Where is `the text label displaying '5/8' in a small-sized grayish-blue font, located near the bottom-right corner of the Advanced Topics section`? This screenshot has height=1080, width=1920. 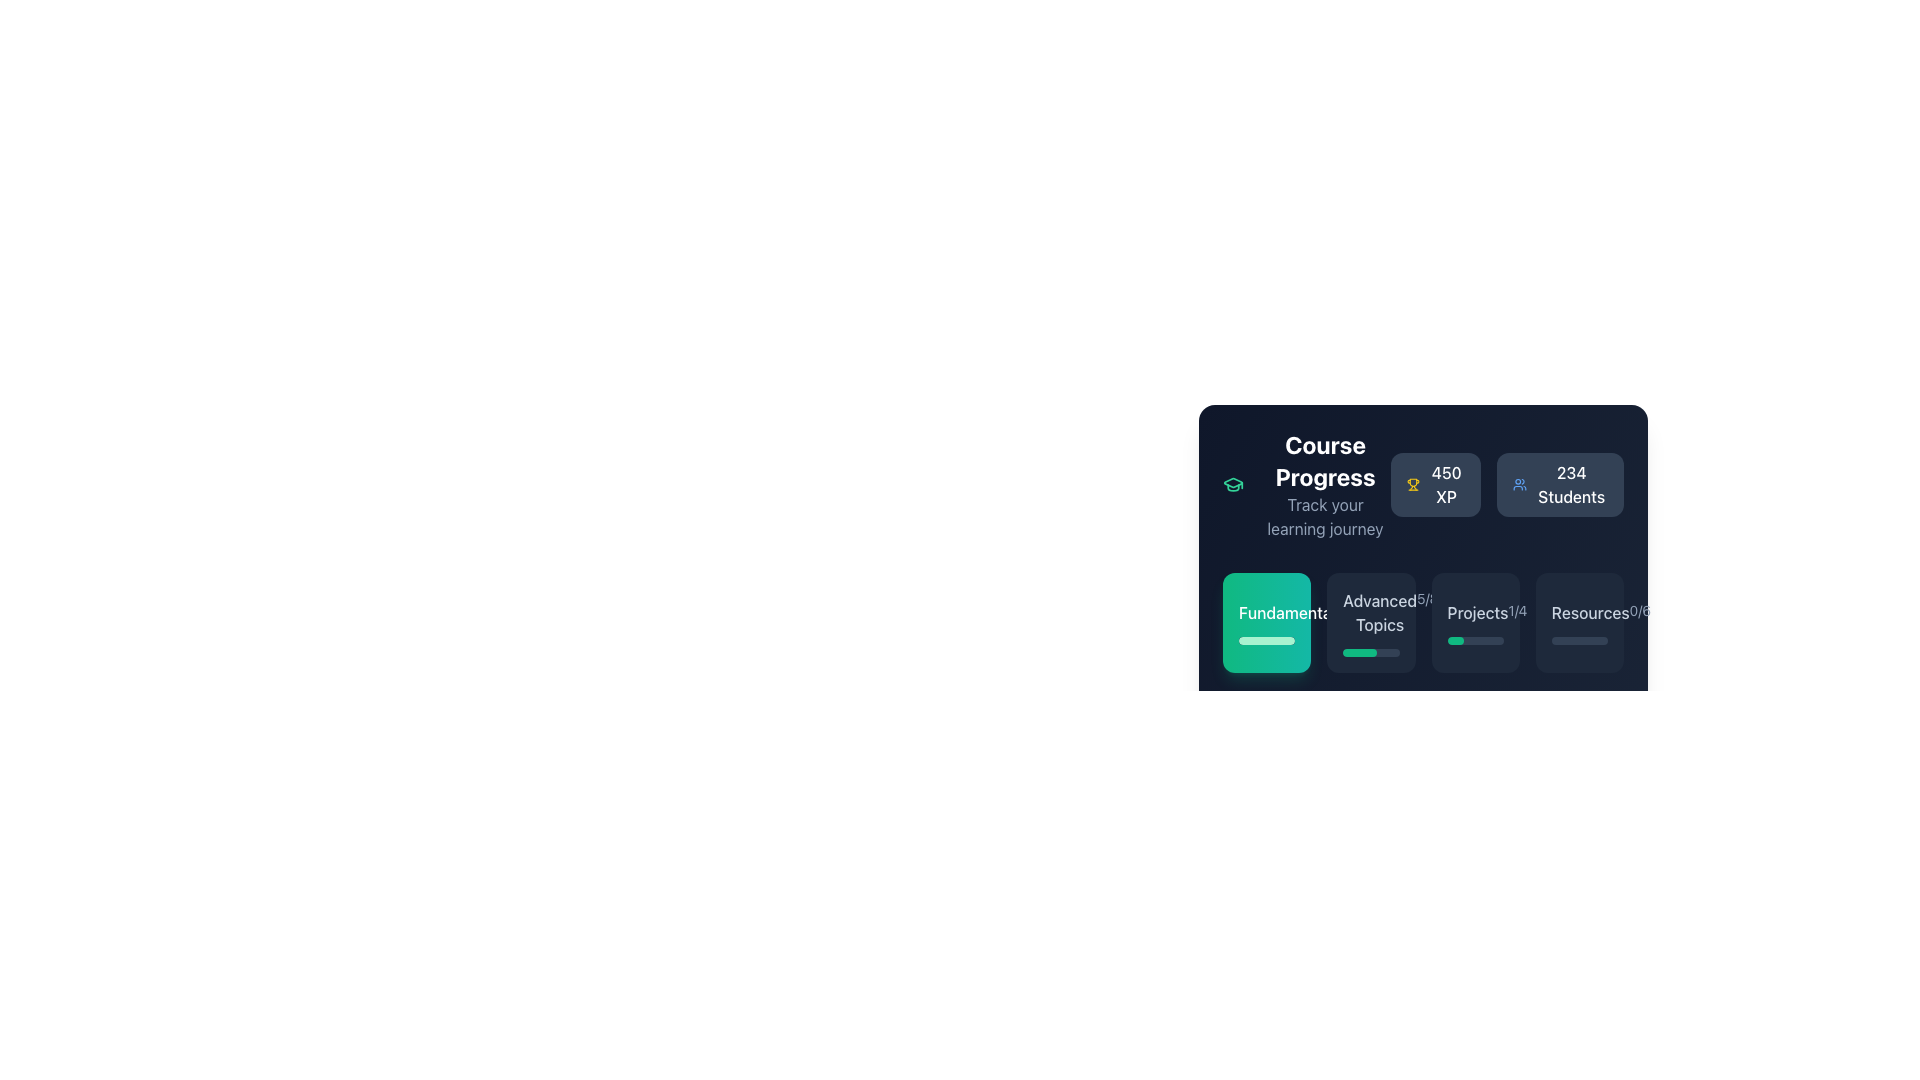
the text label displaying '5/8' in a small-sized grayish-blue font, located near the bottom-right corner of the Advanced Topics section is located at coordinates (1426, 597).